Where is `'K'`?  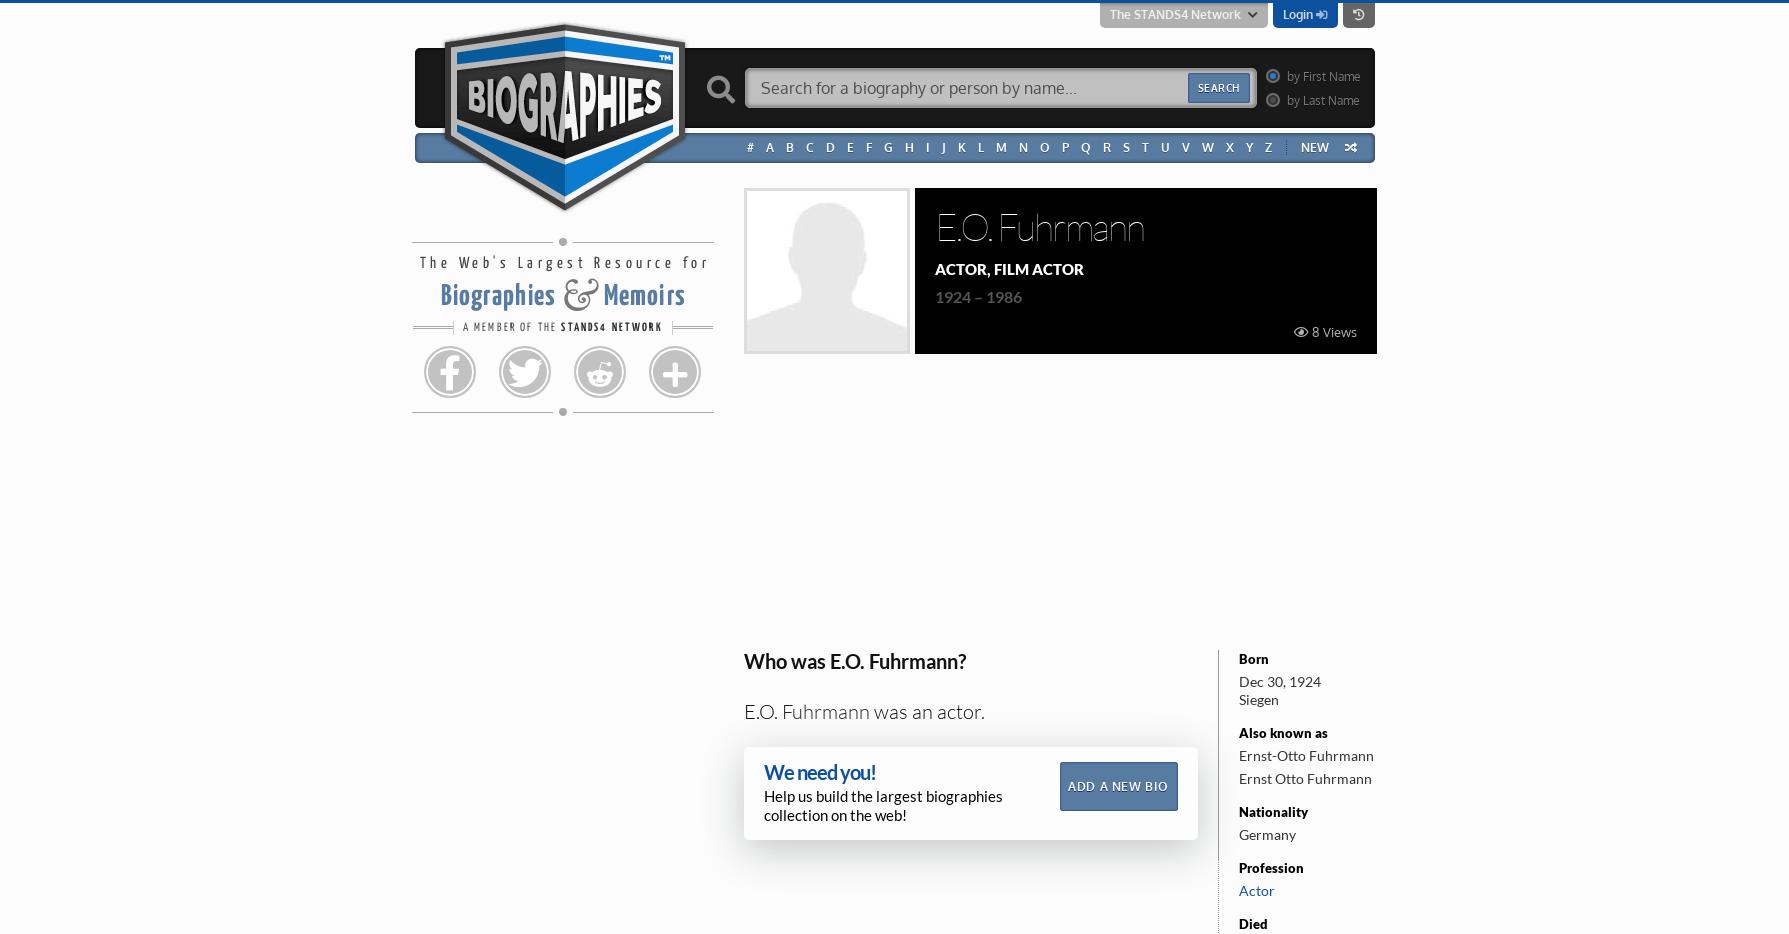
'K' is located at coordinates (960, 147).